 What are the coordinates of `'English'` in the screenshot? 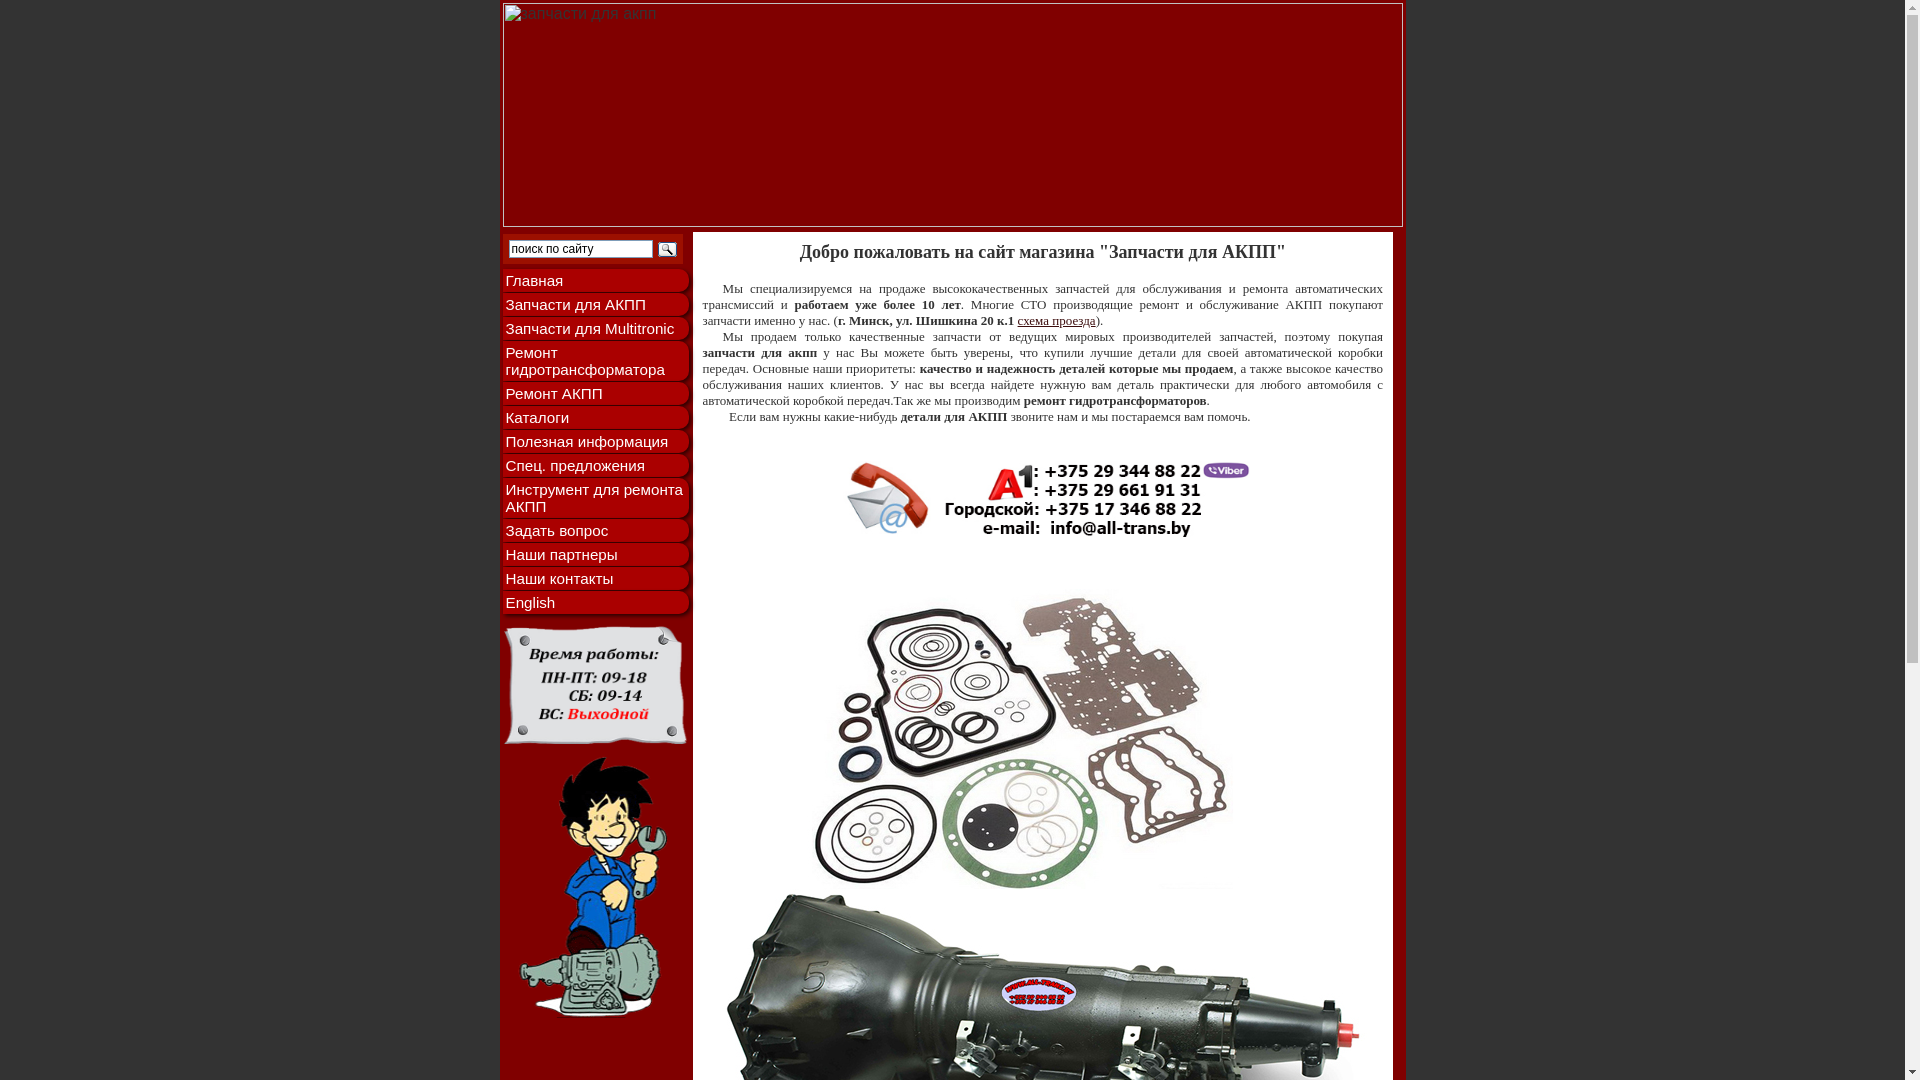 It's located at (502, 601).